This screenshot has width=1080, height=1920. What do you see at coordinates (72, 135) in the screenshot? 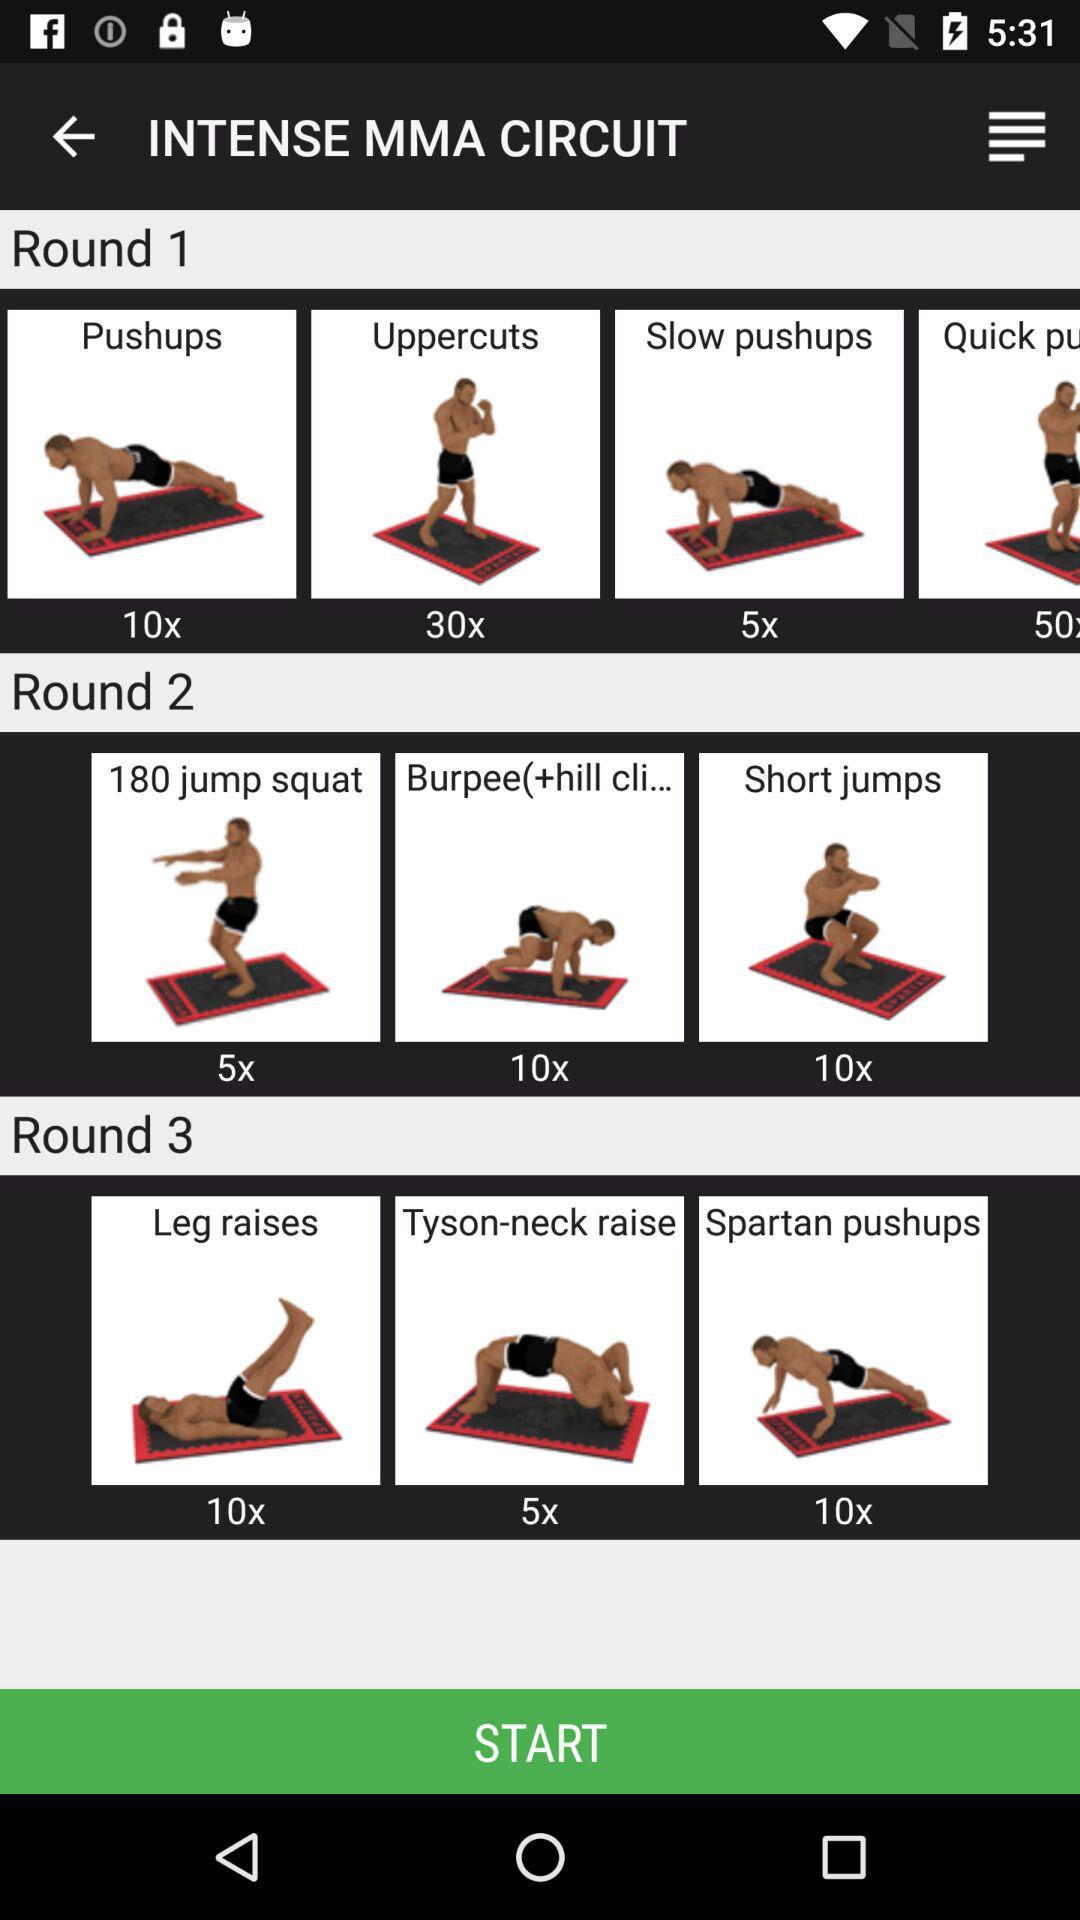
I see `icon to the left of the intense mma circuit` at bounding box center [72, 135].